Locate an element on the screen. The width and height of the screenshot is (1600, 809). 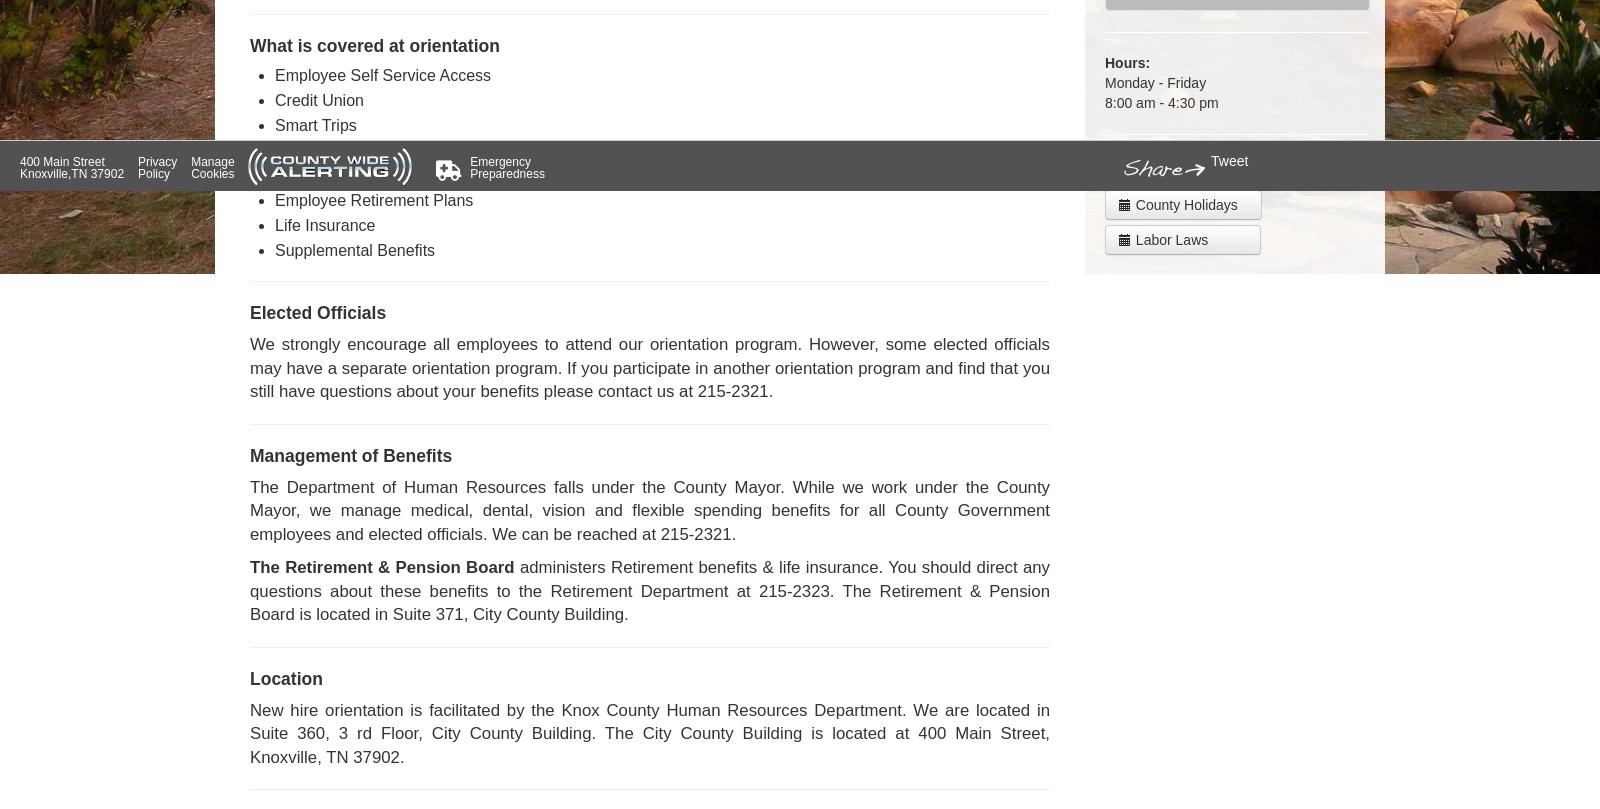
'Employee Self Service Access' is located at coordinates (383, 75).